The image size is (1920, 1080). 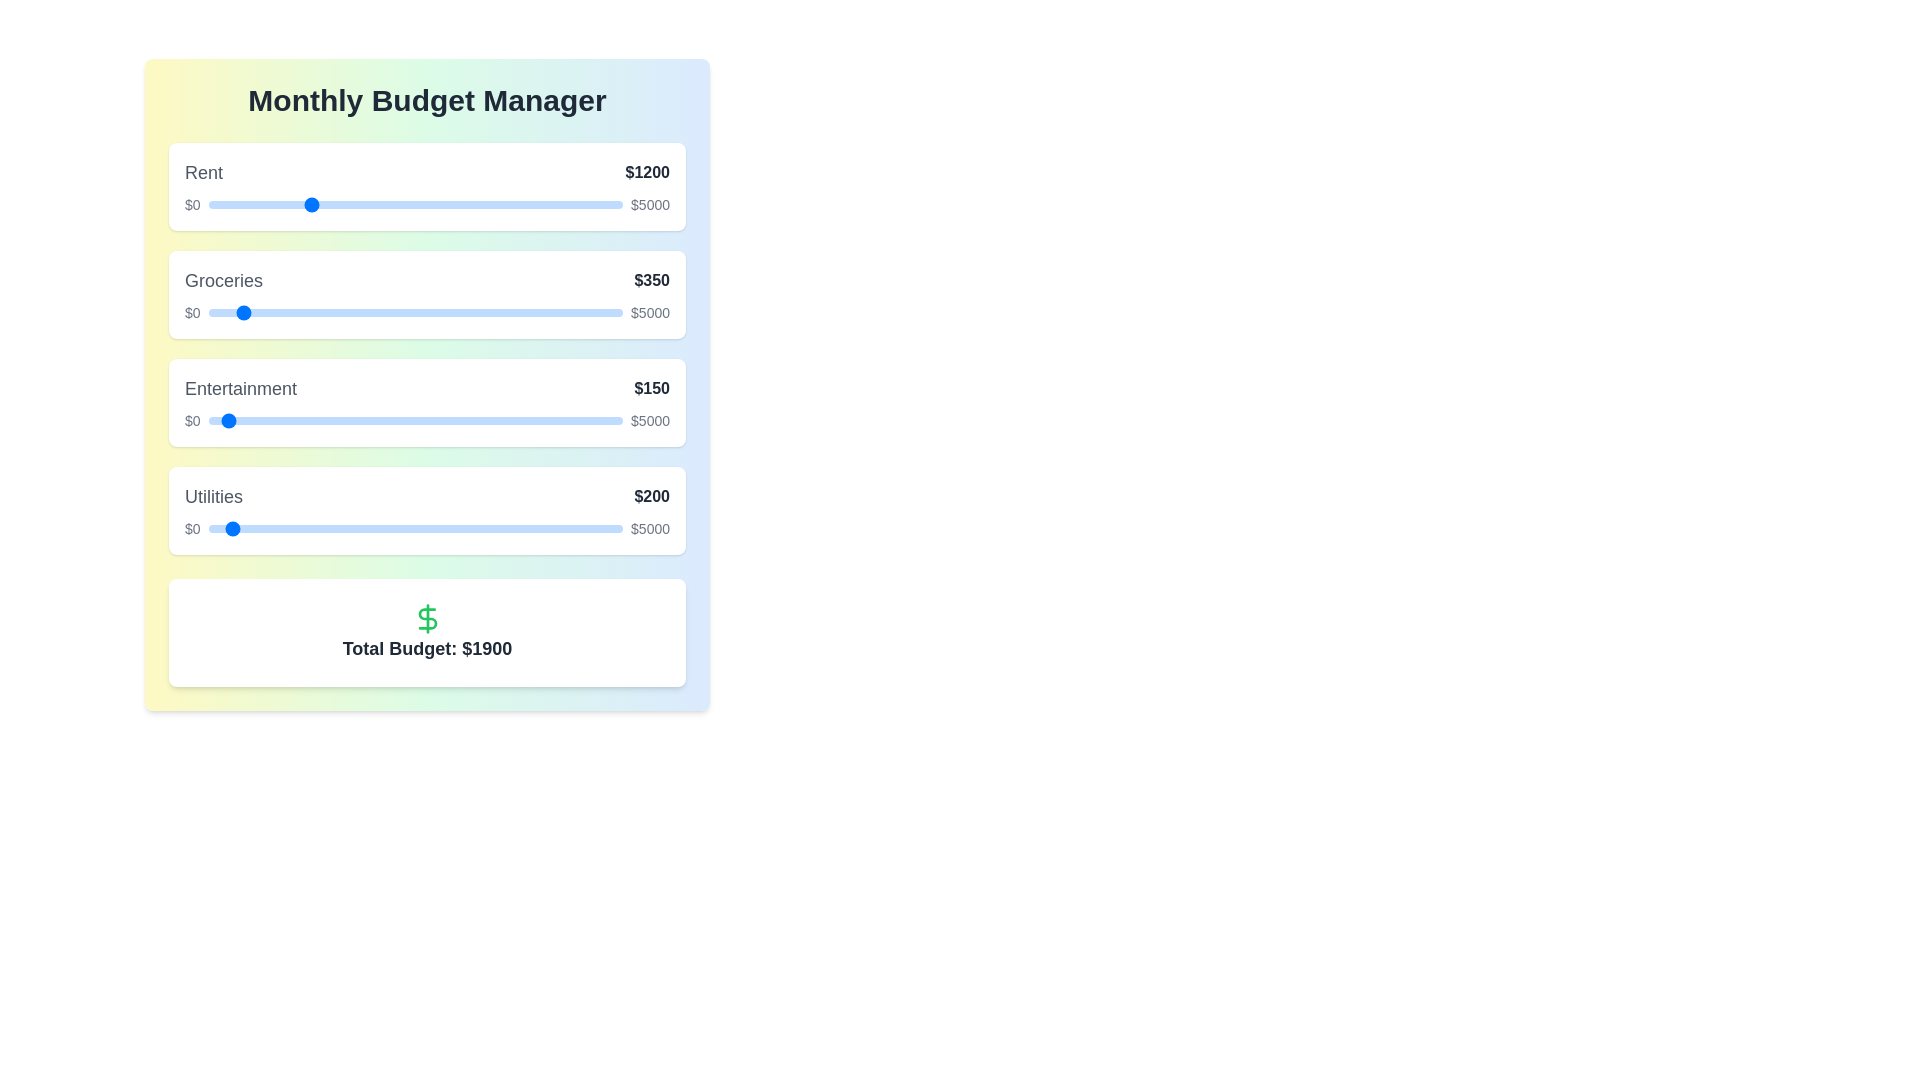 I want to click on the utility budget slider, so click(x=274, y=527).